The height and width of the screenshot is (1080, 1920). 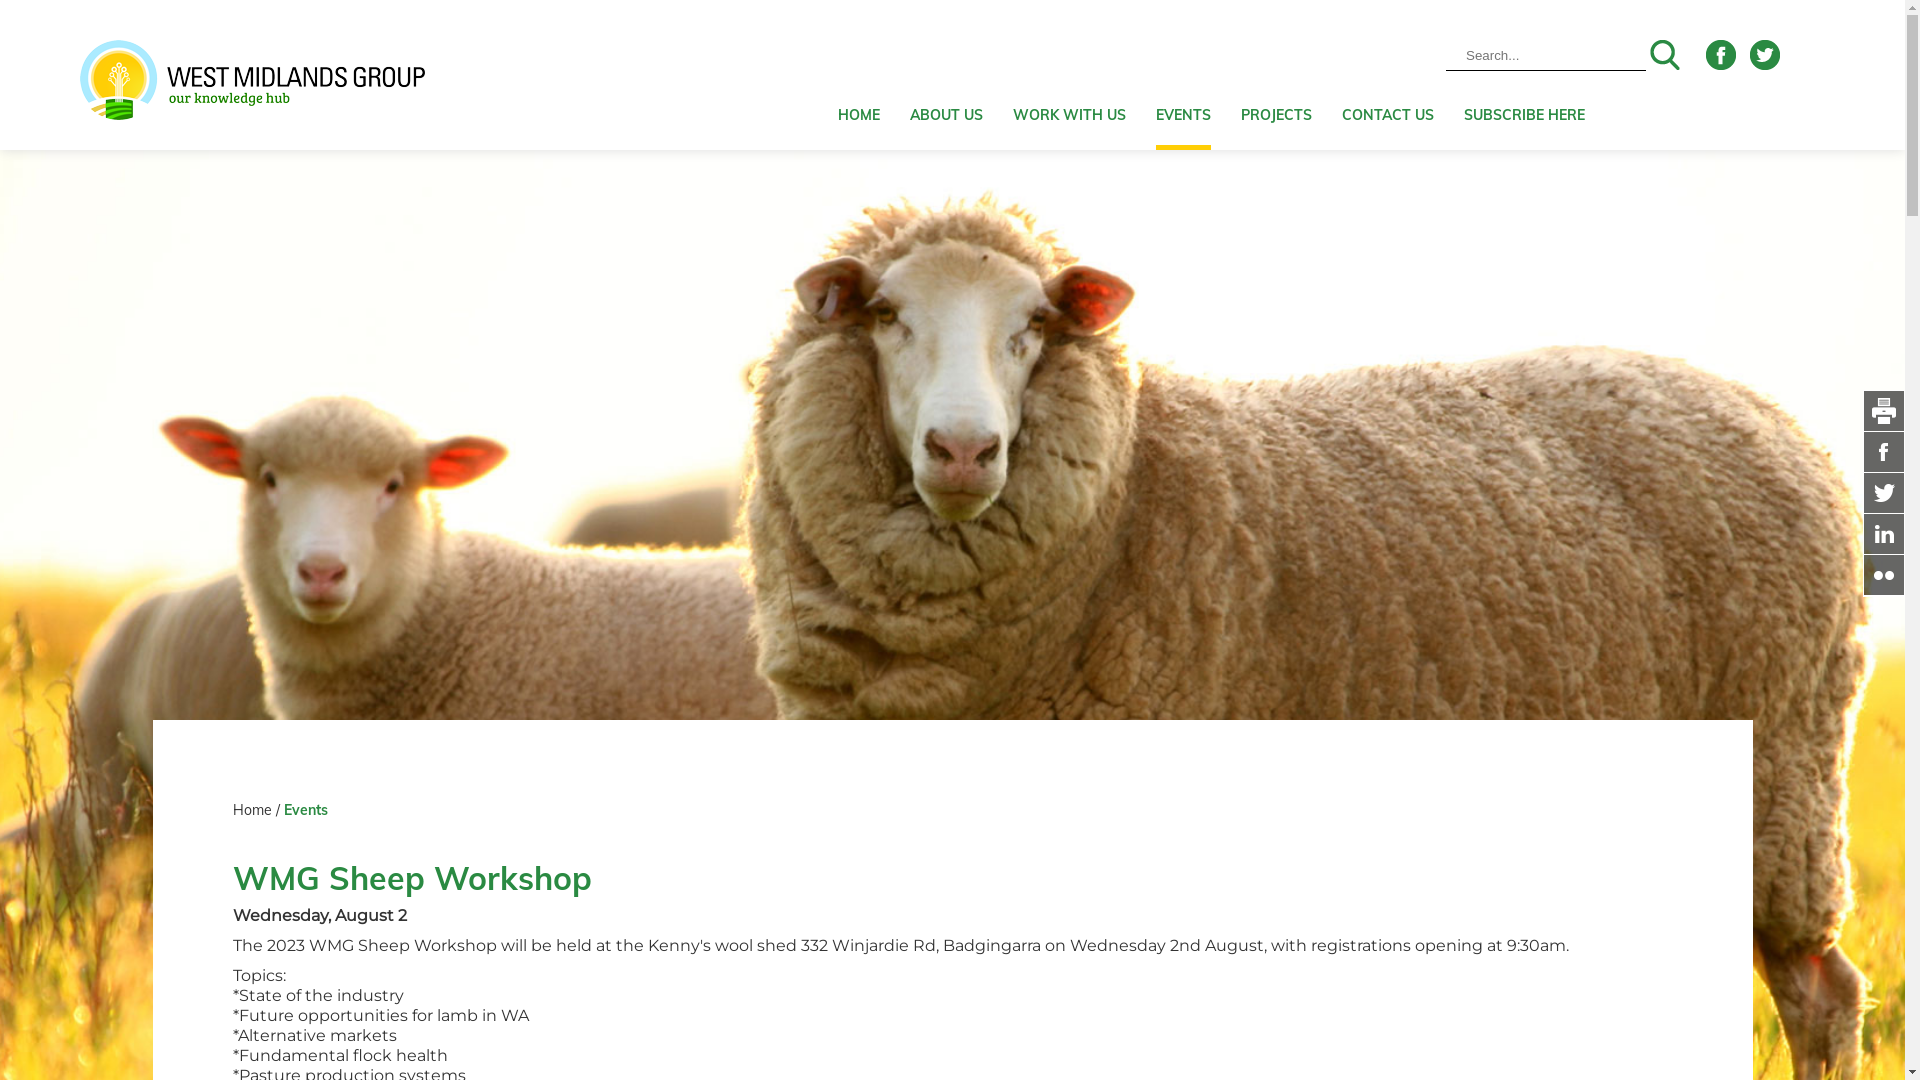 I want to click on 'Enter the terms you wish to search for.', so click(x=1544, y=54).